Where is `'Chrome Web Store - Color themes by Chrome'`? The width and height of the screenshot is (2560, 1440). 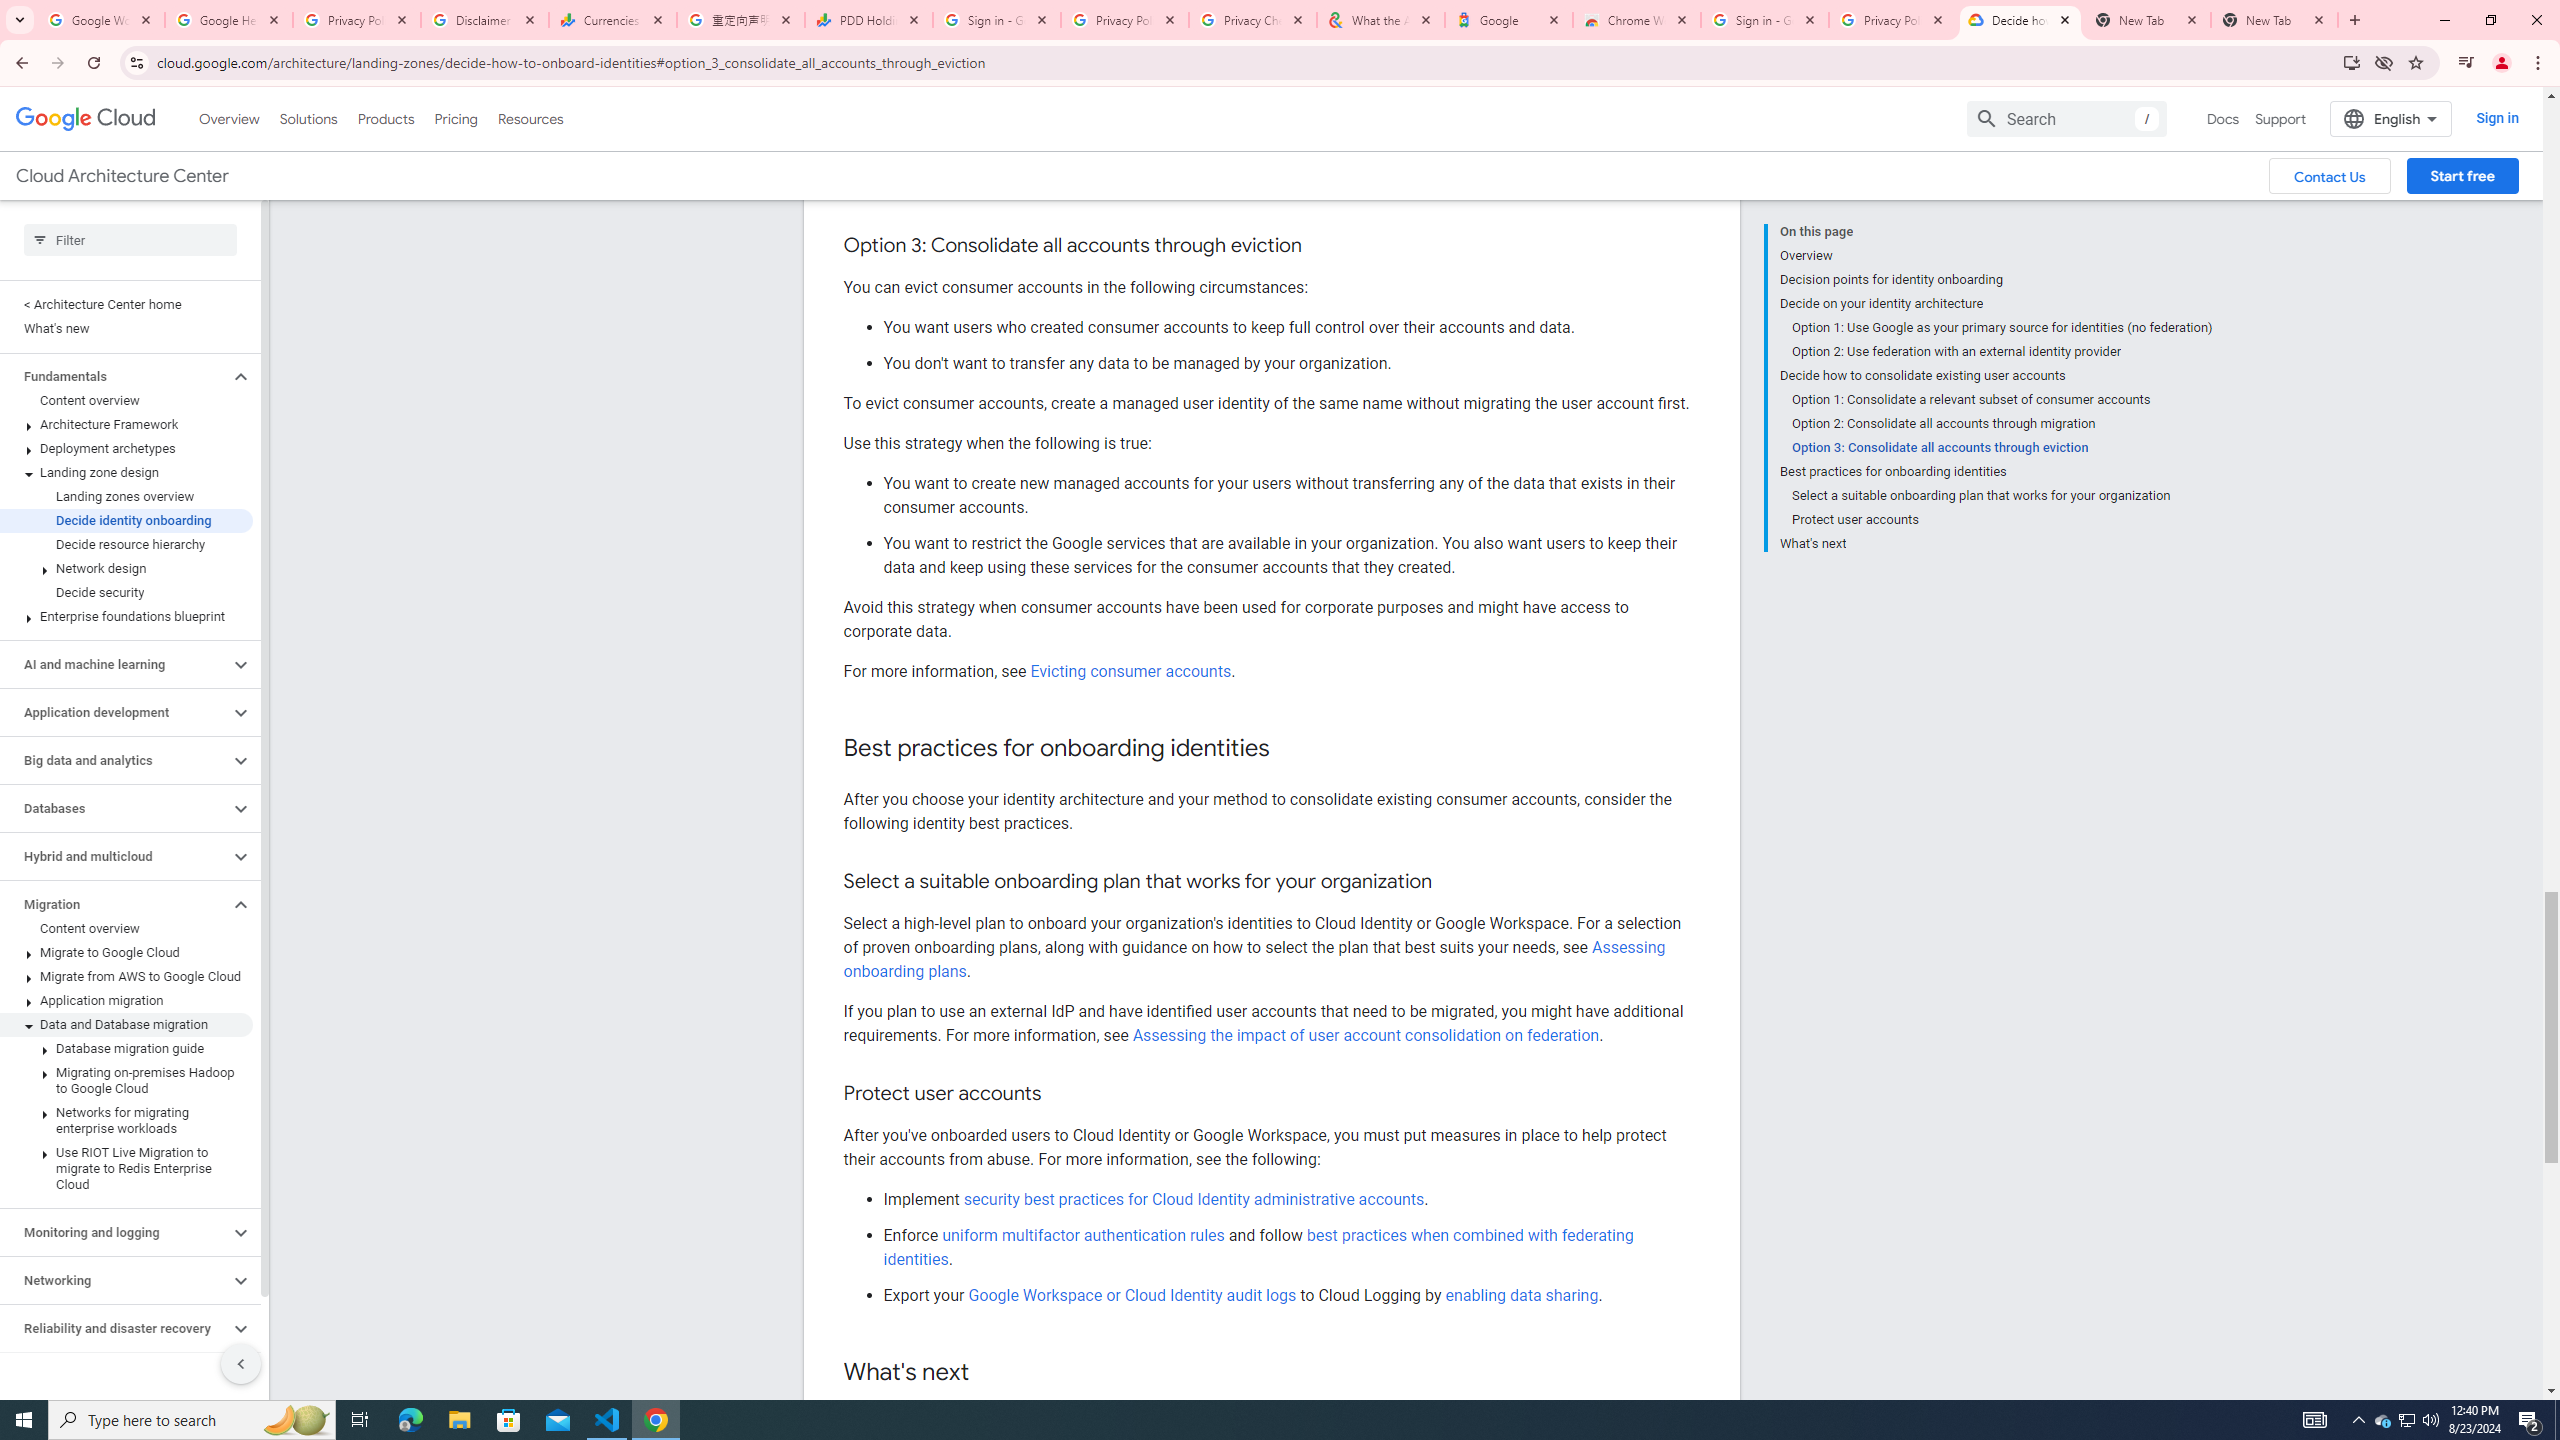 'Chrome Web Store - Color themes by Chrome' is located at coordinates (1636, 19).